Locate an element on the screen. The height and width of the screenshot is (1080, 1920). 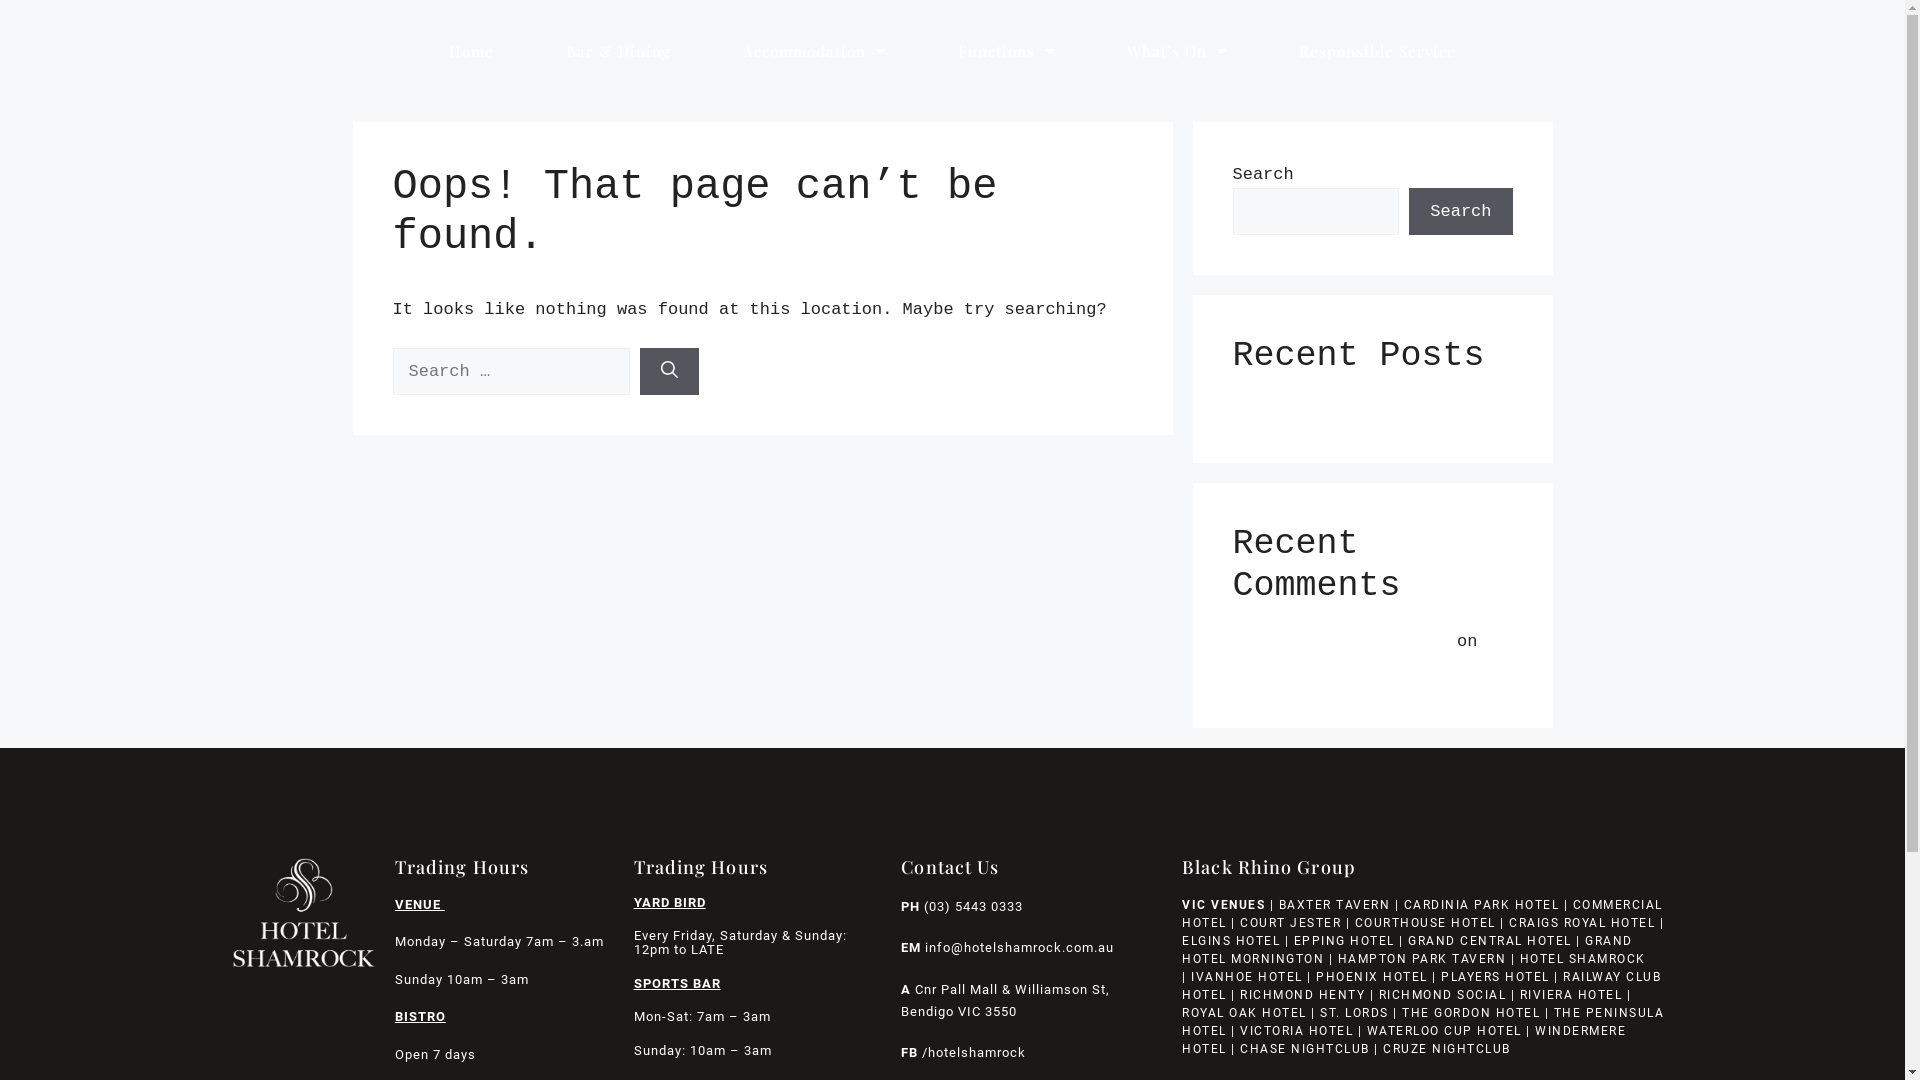
'ELGINS HOTEL' is located at coordinates (1229, 941).